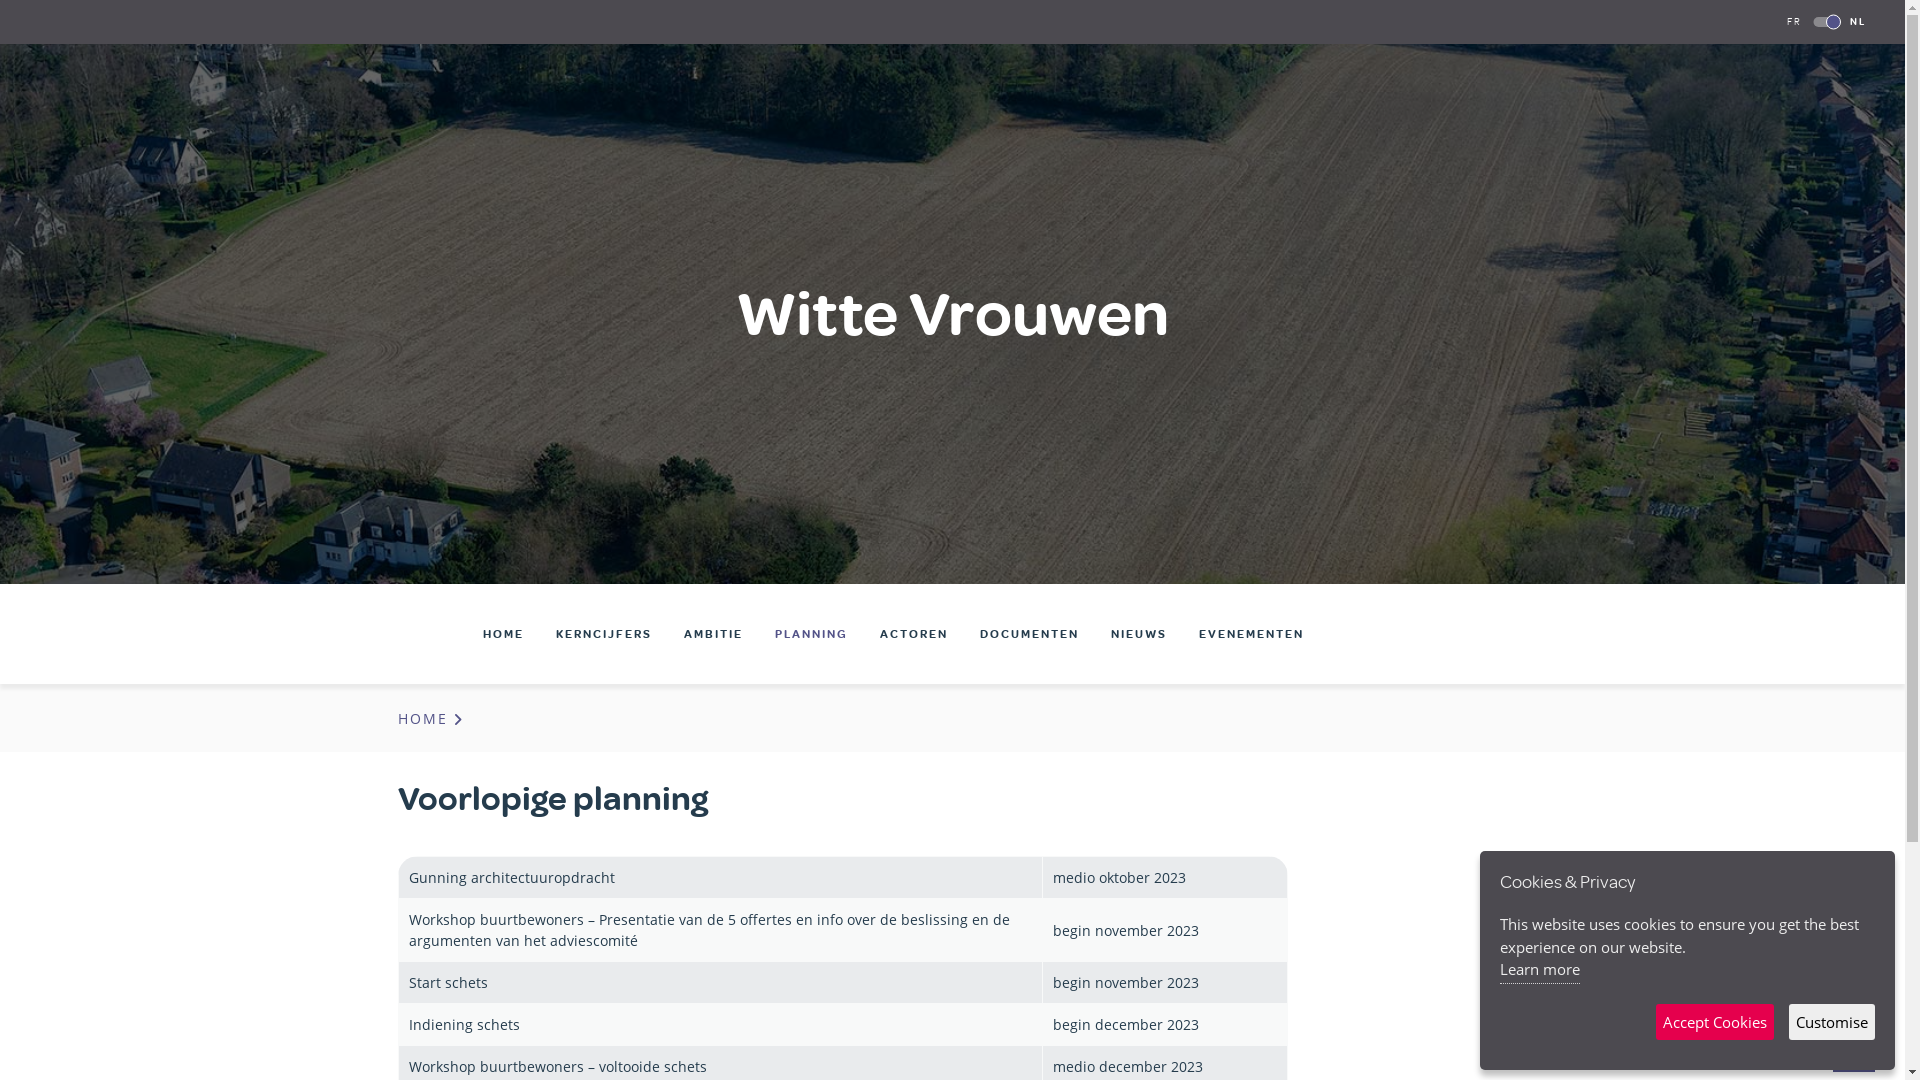 Image resolution: width=1920 pixels, height=1080 pixels. What do you see at coordinates (713, 633) in the screenshot?
I see `'AMBITIE'` at bounding box center [713, 633].